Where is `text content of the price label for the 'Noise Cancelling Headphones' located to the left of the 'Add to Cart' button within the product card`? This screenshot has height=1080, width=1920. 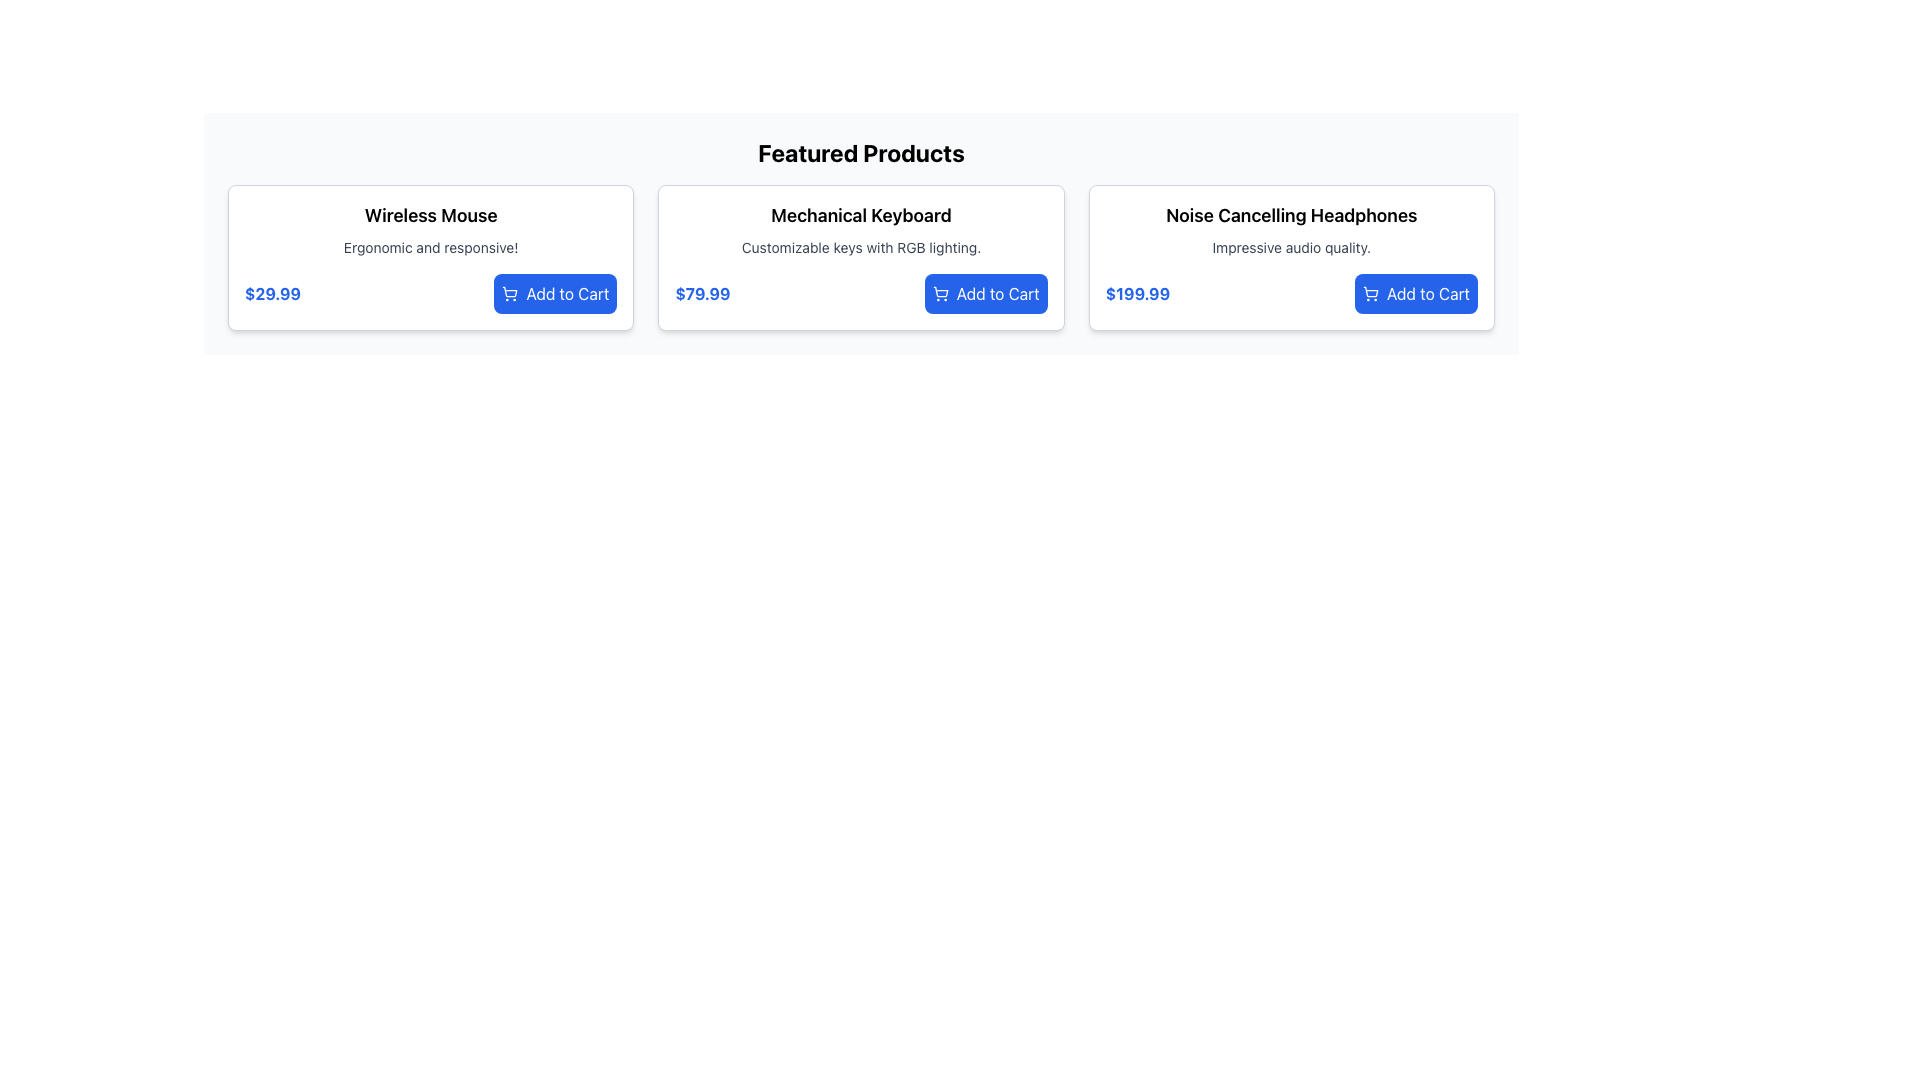
text content of the price label for the 'Noise Cancelling Headphones' located to the left of the 'Add to Cart' button within the product card is located at coordinates (1137, 293).